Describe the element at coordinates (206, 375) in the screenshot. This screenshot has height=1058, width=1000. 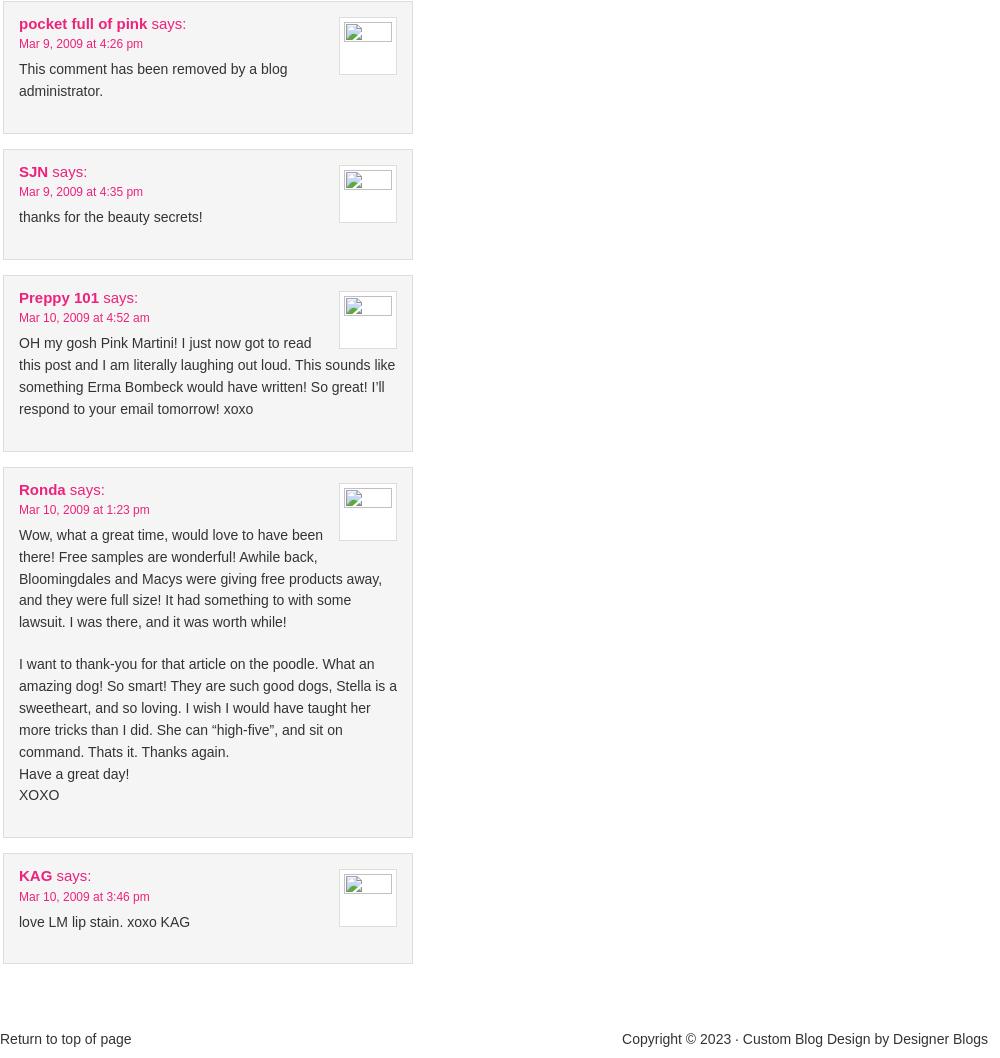
I see `'OH my gosh Pink Martini!  I just now got to read this post and I am literally laughing out loud.  This sounds like something Erma Bombeck would have written!  So great!  I’ll respond to your email tomorrow!  xoxo'` at that location.